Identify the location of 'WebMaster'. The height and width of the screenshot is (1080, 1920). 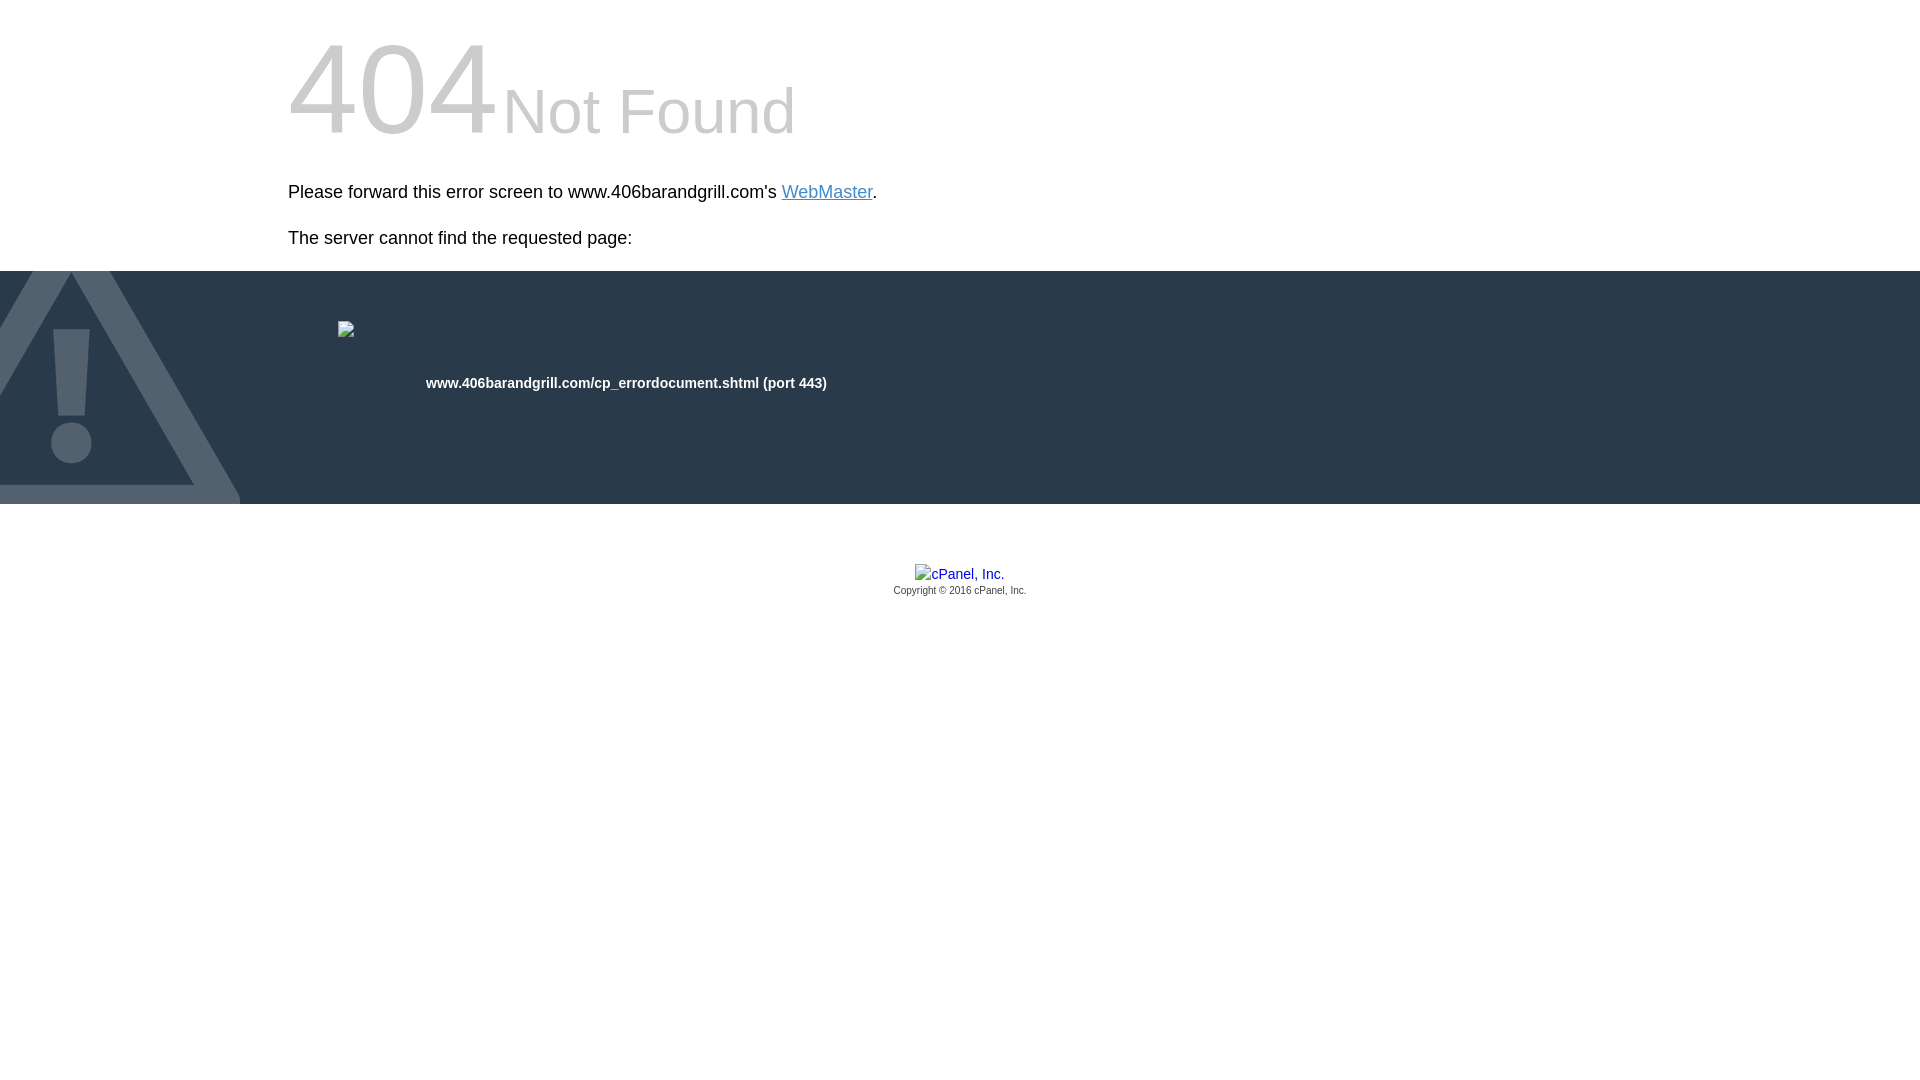
(781, 192).